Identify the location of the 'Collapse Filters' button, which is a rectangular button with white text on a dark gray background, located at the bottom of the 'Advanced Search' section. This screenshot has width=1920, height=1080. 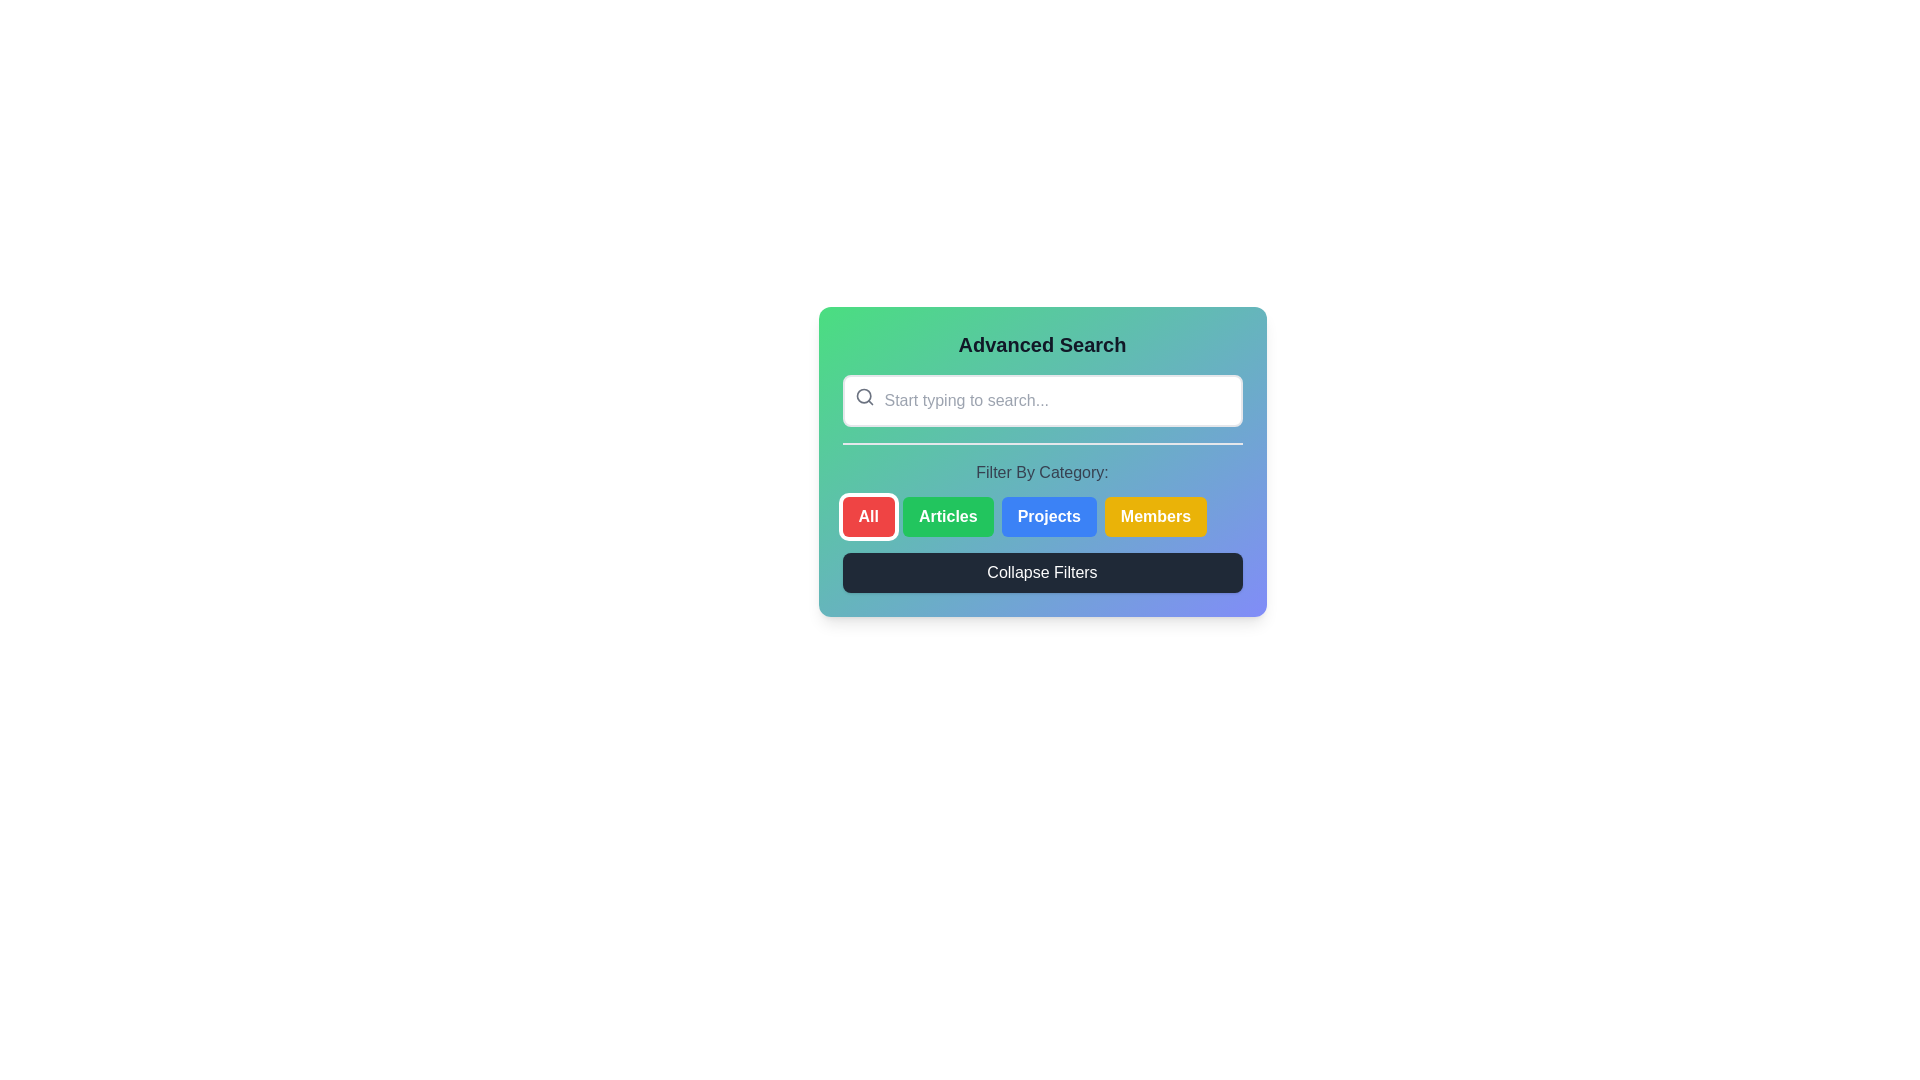
(1041, 573).